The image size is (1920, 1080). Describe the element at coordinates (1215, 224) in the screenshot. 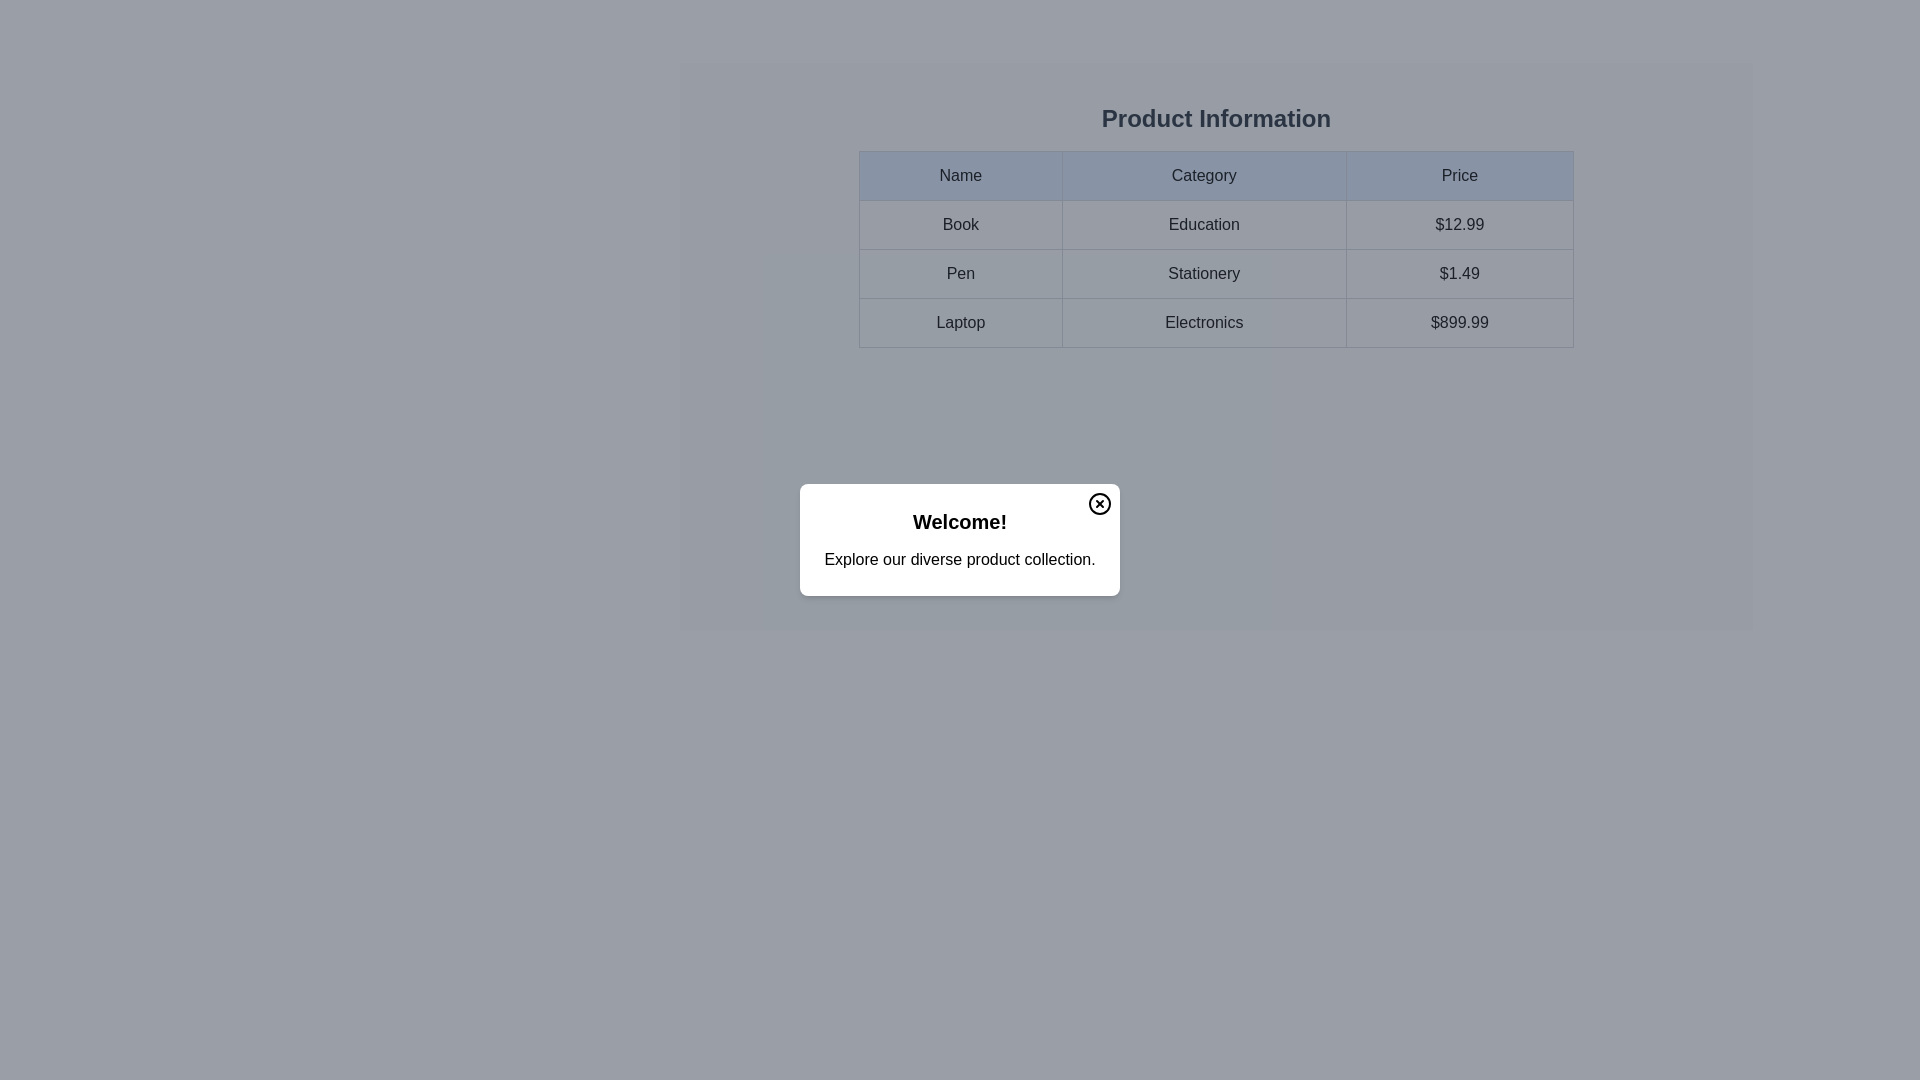

I see `the information contained in the first row of the 'Product Information' table, which displays details about the product: name ('Book'), category ('Education'), and price ('$12.99')` at that location.